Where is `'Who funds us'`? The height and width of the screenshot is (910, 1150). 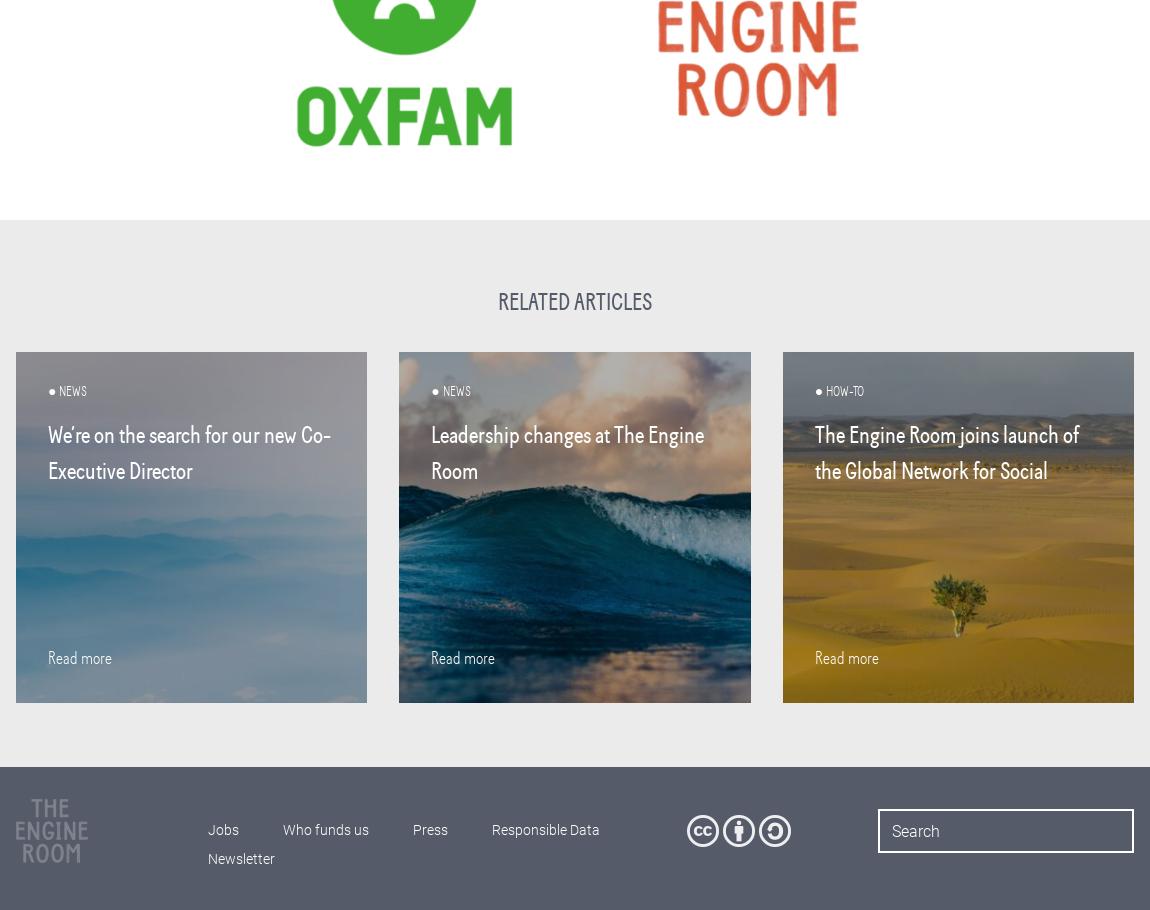 'Who funds us' is located at coordinates (324, 830).